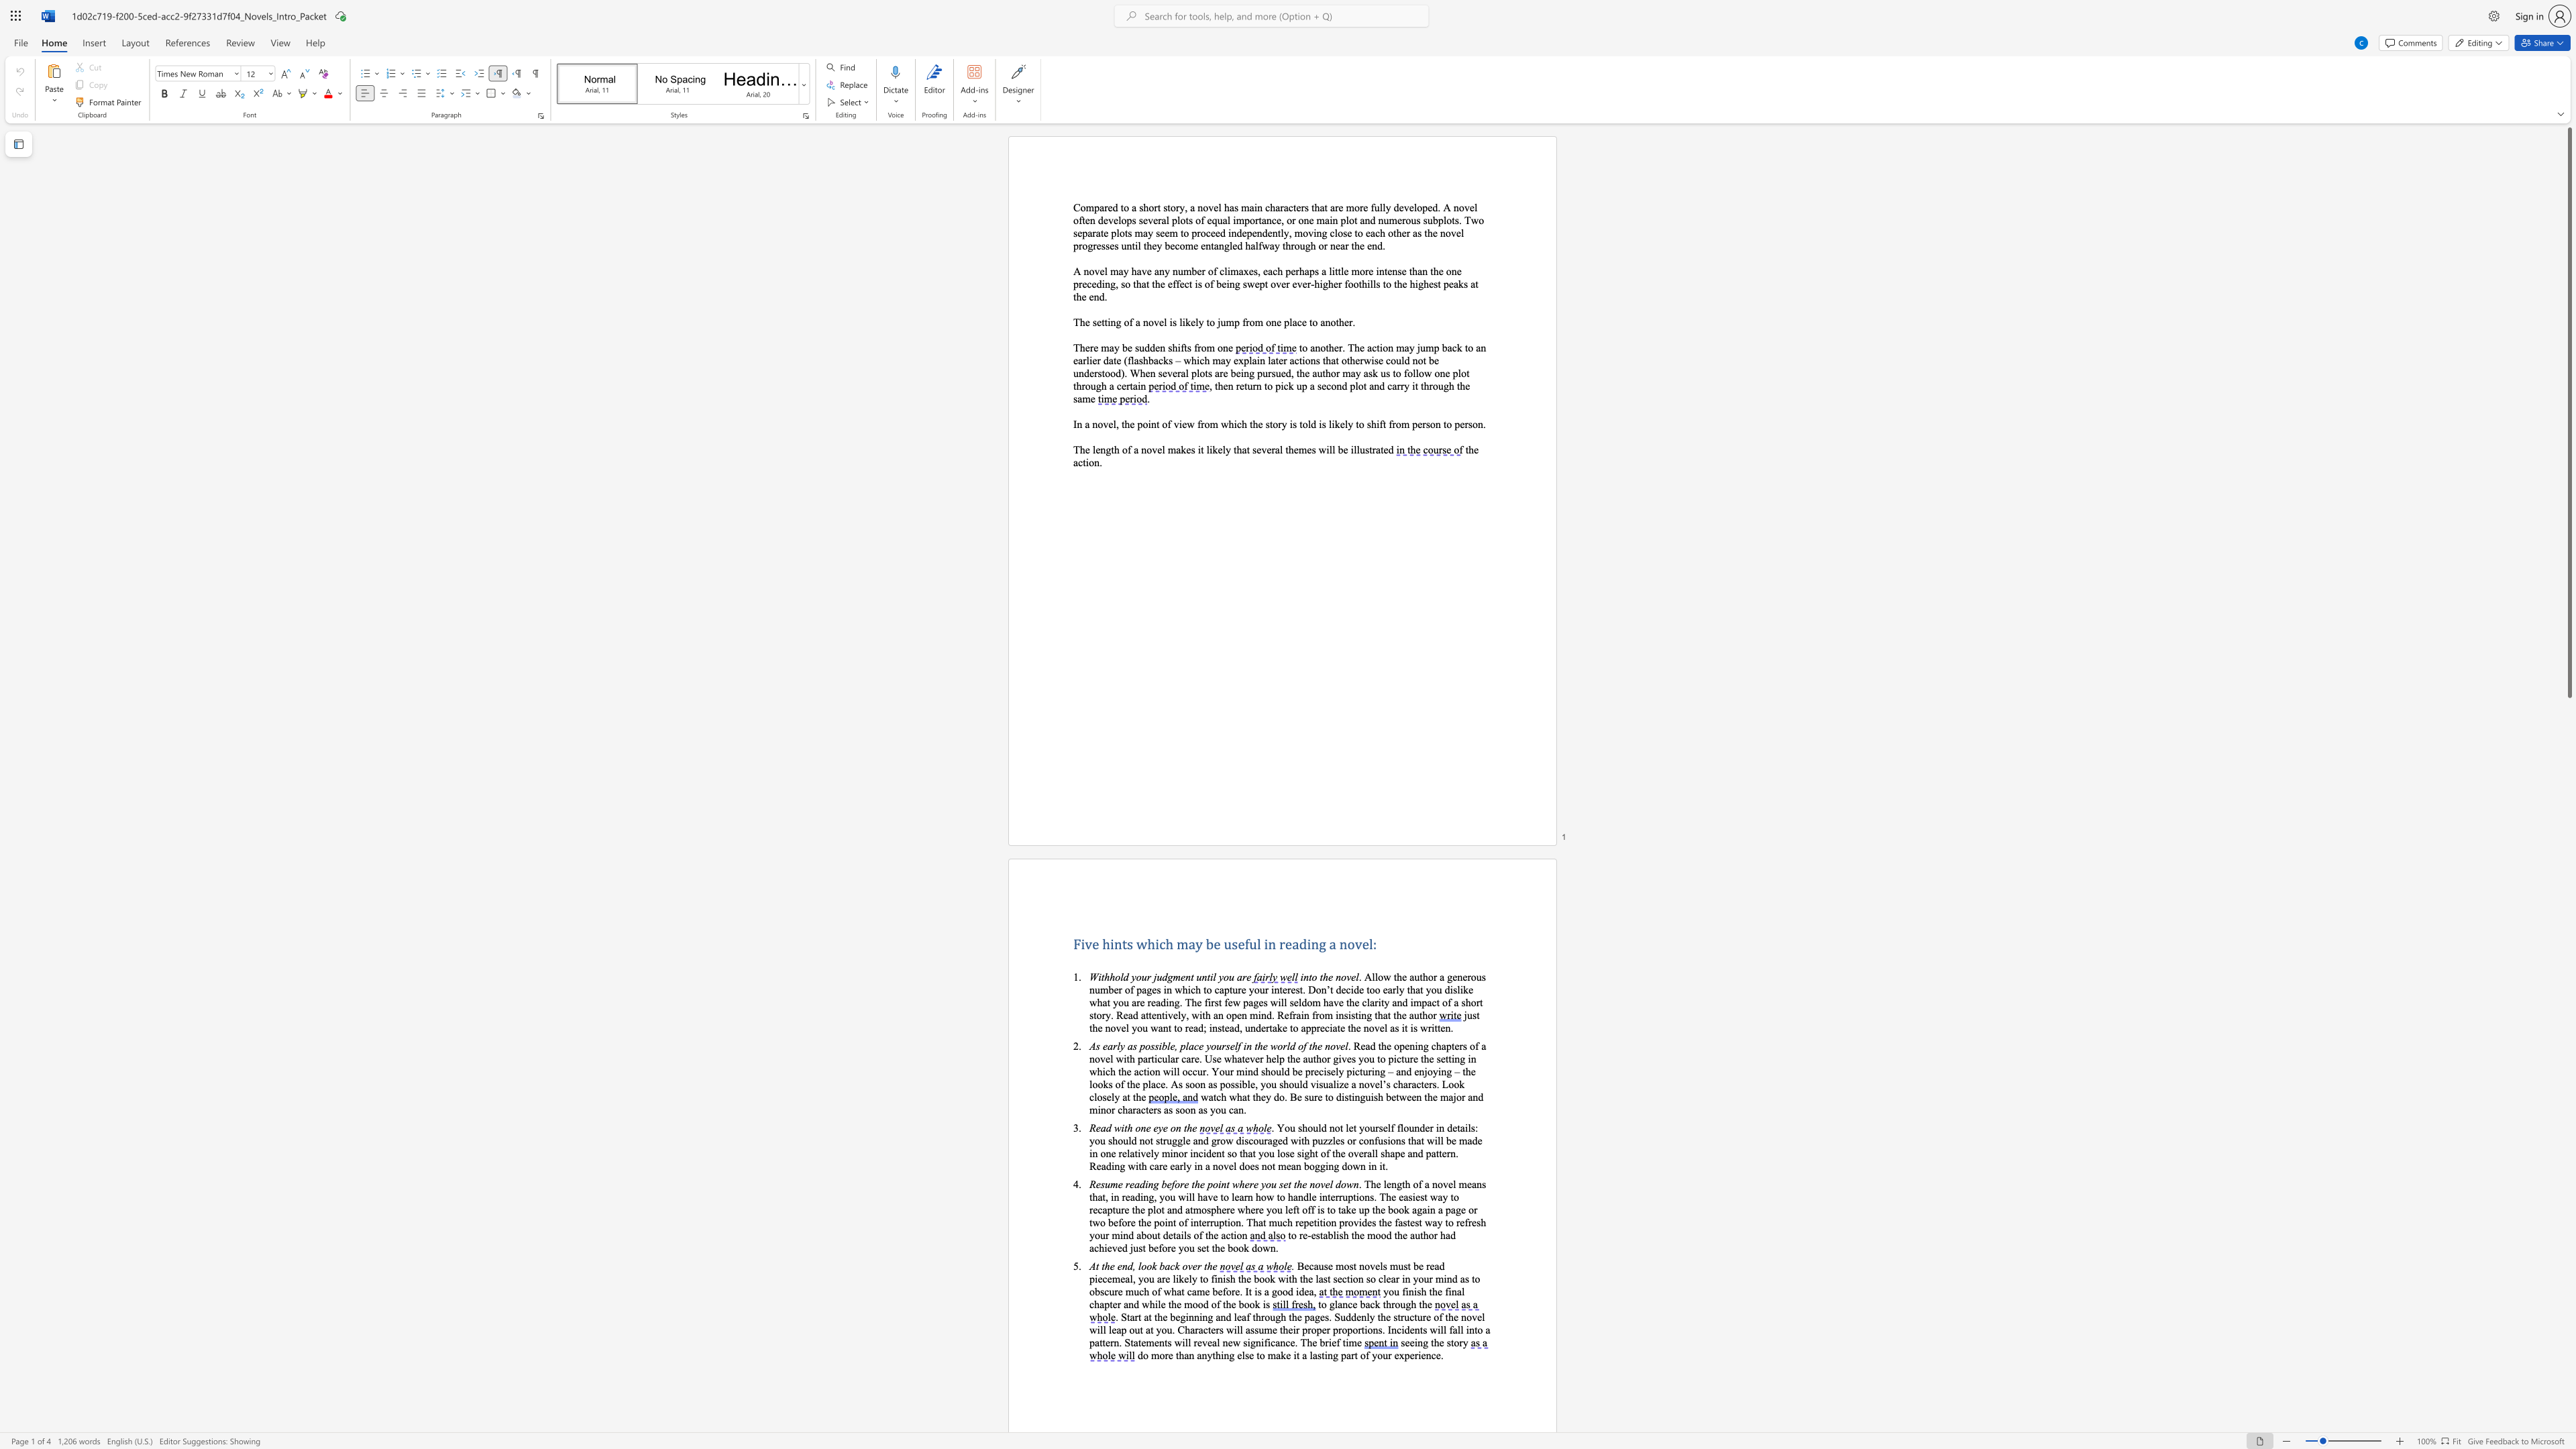 Image resolution: width=2576 pixels, height=1449 pixels. Describe the element at coordinates (1232, 989) in the screenshot. I see `the subset text "ure your int" within the text ". Allow the author a generous number of pages in which to capture your interest."` at that location.